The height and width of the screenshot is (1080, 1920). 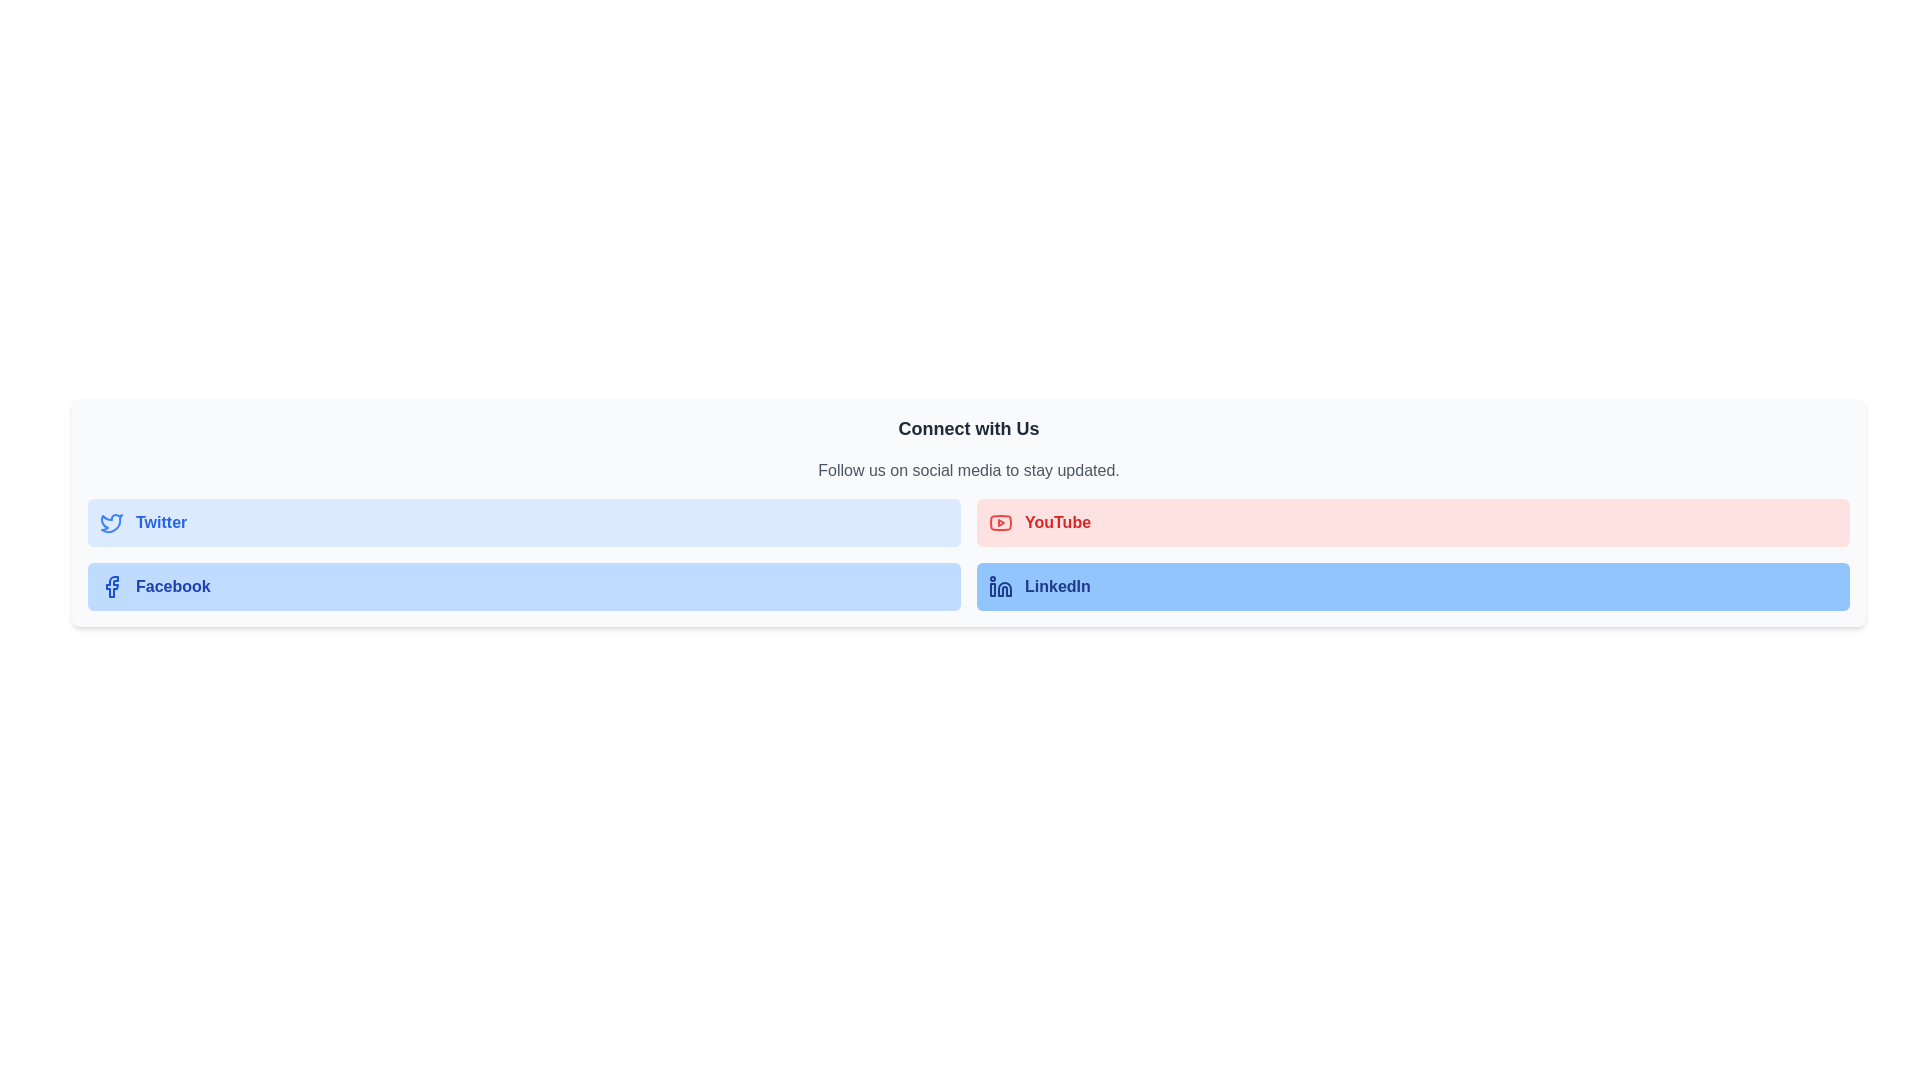 What do you see at coordinates (173, 585) in the screenshot?
I see `bold, blue-colored text labeled 'Facebook' located next to the Facebook logo inside a rounded rectangle button in the second row of social media links` at bounding box center [173, 585].